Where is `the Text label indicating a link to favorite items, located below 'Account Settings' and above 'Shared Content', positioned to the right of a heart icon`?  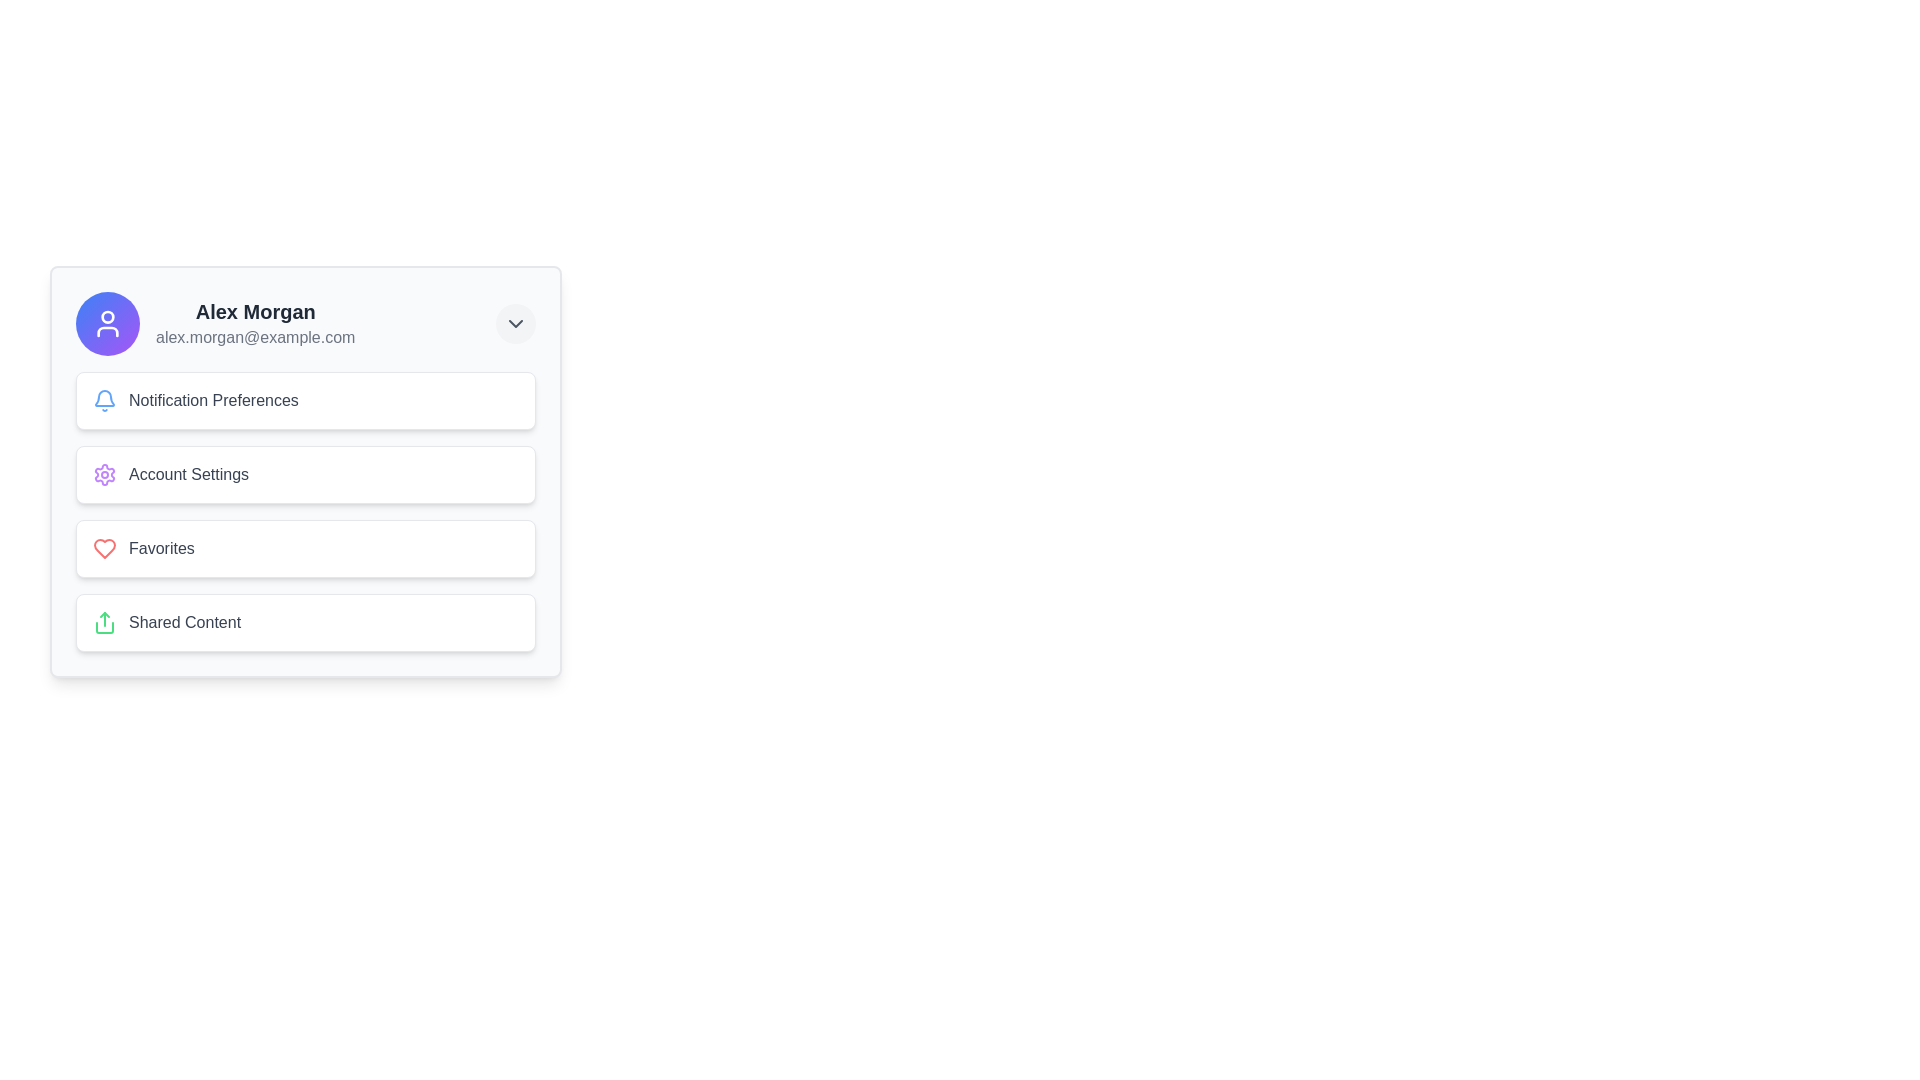 the Text label indicating a link to favorite items, located below 'Account Settings' and above 'Shared Content', positioned to the right of a heart icon is located at coordinates (161, 548).